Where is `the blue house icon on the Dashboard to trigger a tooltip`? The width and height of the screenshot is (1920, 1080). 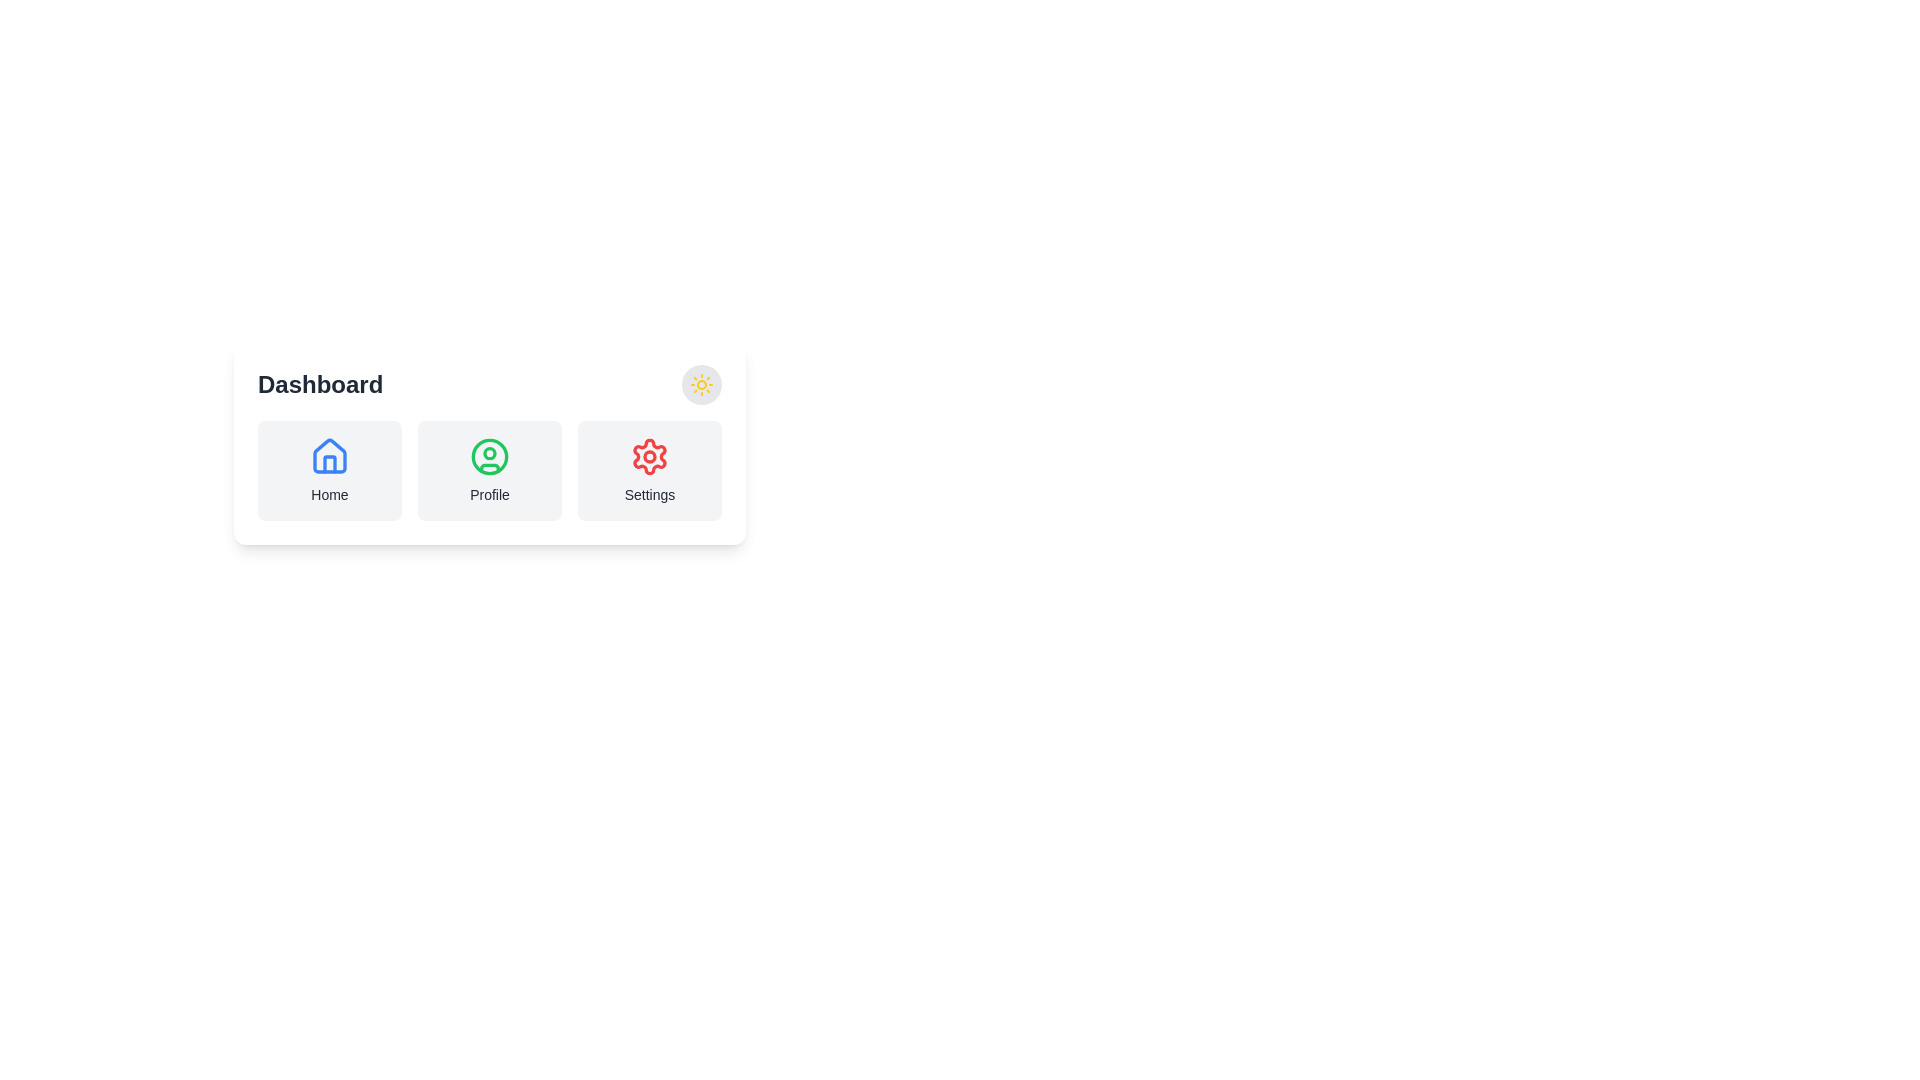
the blue house icon on the Dashboard to trigger a tooltip is located at coordinates (330, 455).